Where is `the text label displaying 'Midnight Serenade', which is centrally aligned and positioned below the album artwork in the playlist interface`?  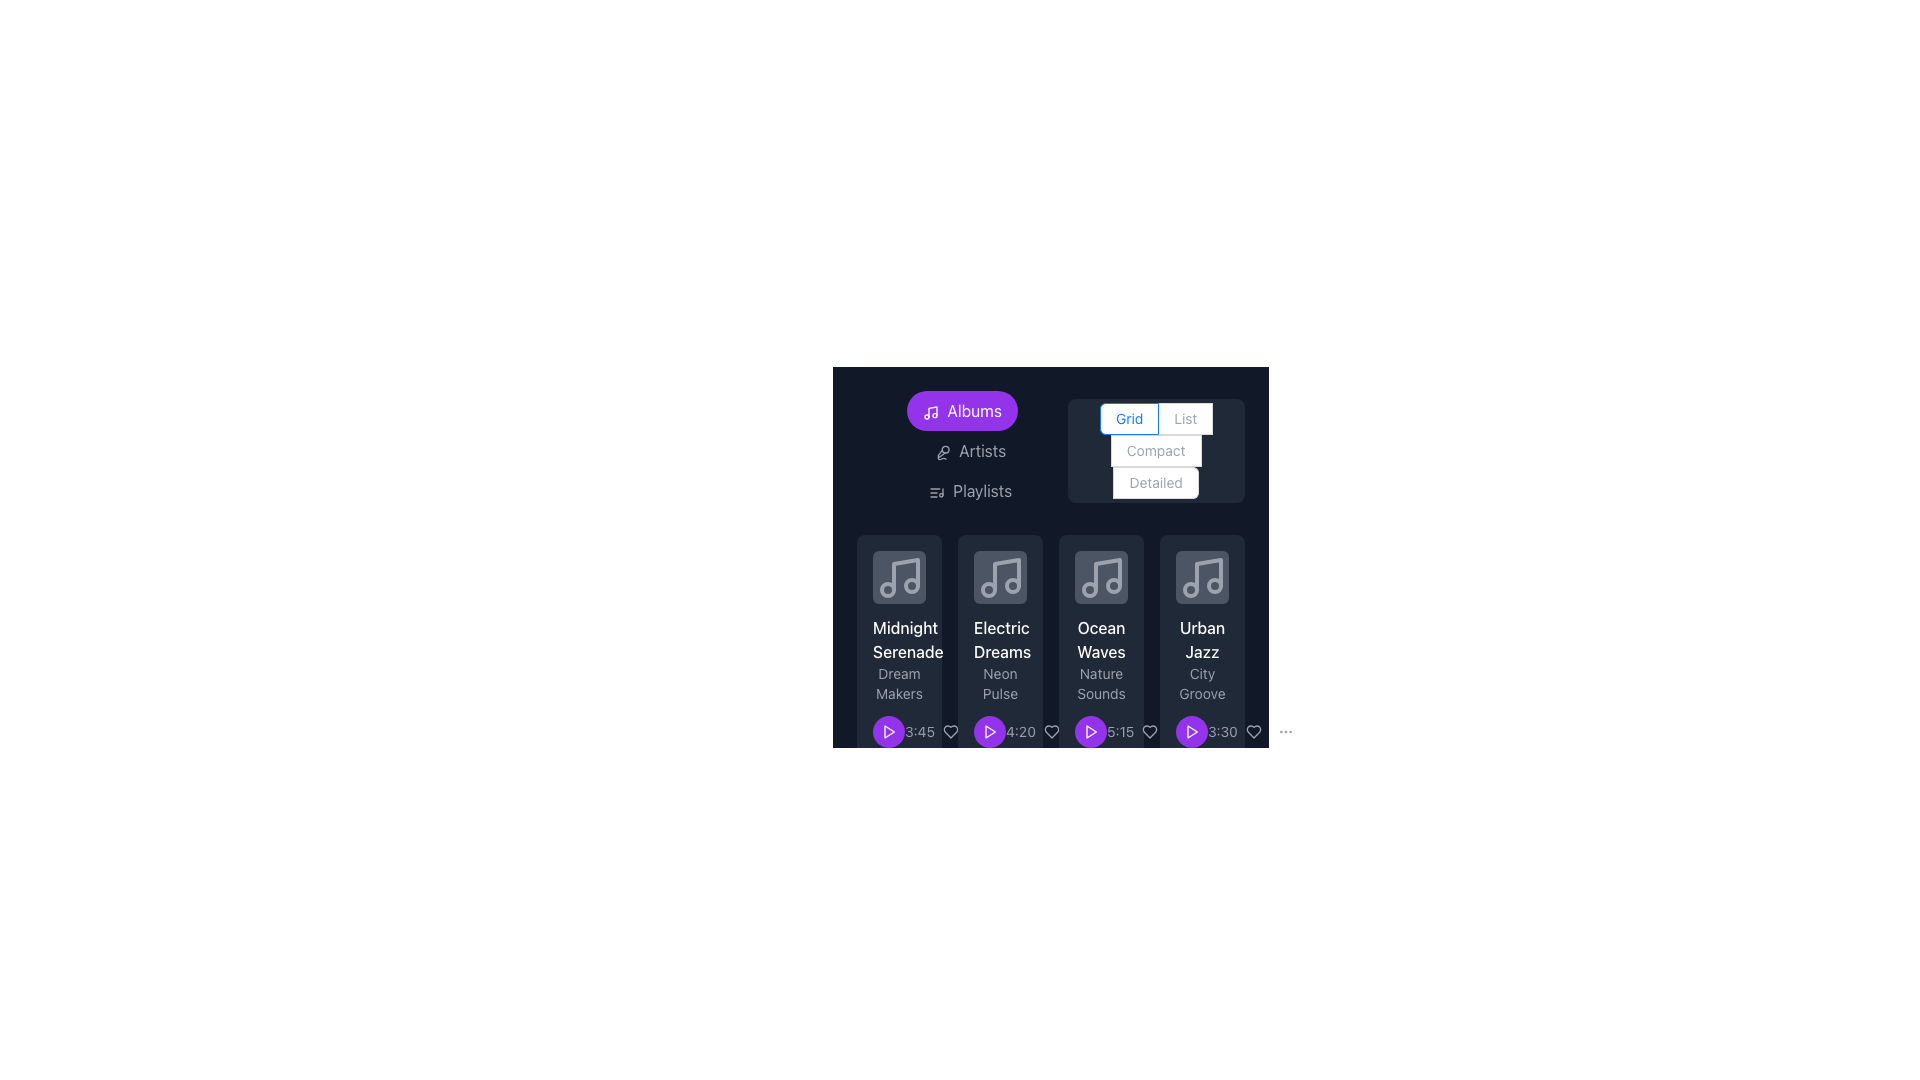 the text label displaying 'Midnight Serenade', which is centrally aligned and positioned below the album artwork in the playlist interface is located at coordinates (898, 640).